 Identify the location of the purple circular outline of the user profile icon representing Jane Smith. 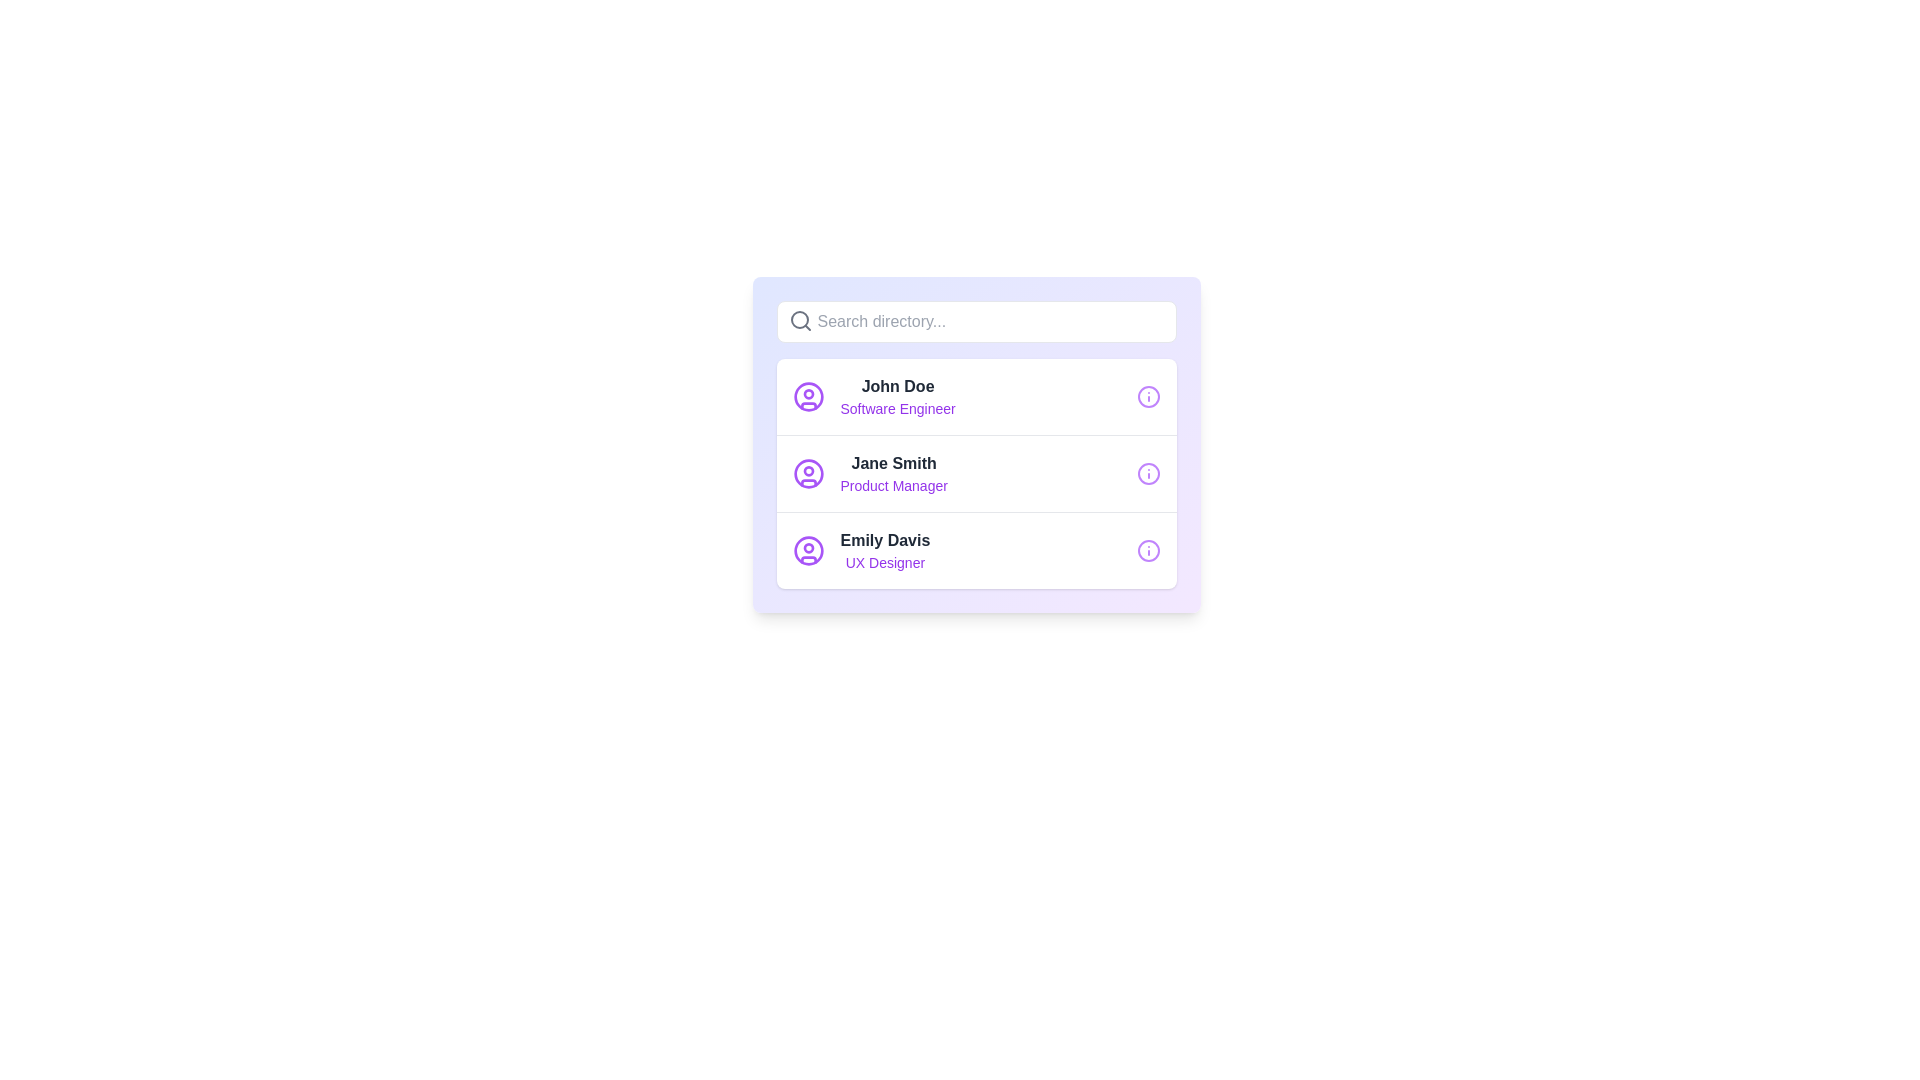
(808, 474).